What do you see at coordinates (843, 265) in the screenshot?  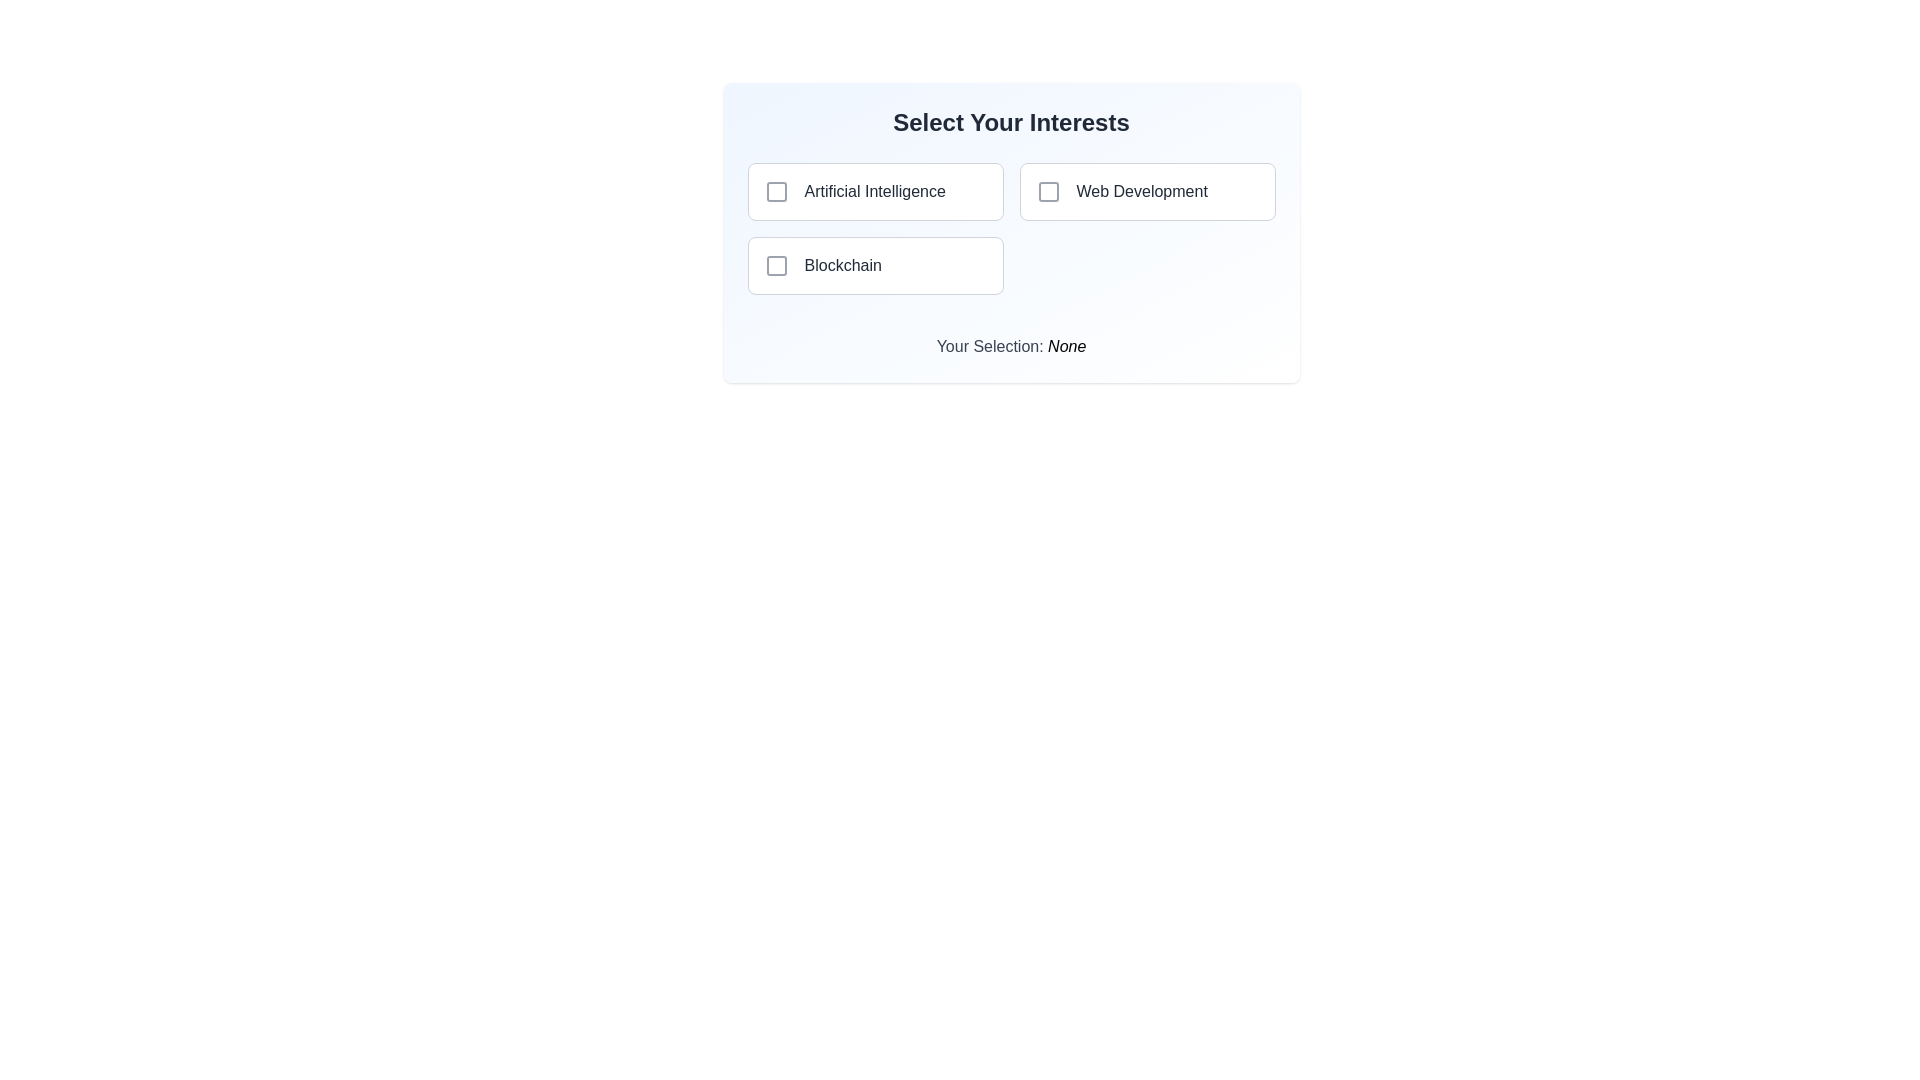 I see `the 'Blockchain' text label, which is displayed in dark gray within a clickable card on the lower-left side of the interest selection grid` at bounding box center [843, 265].